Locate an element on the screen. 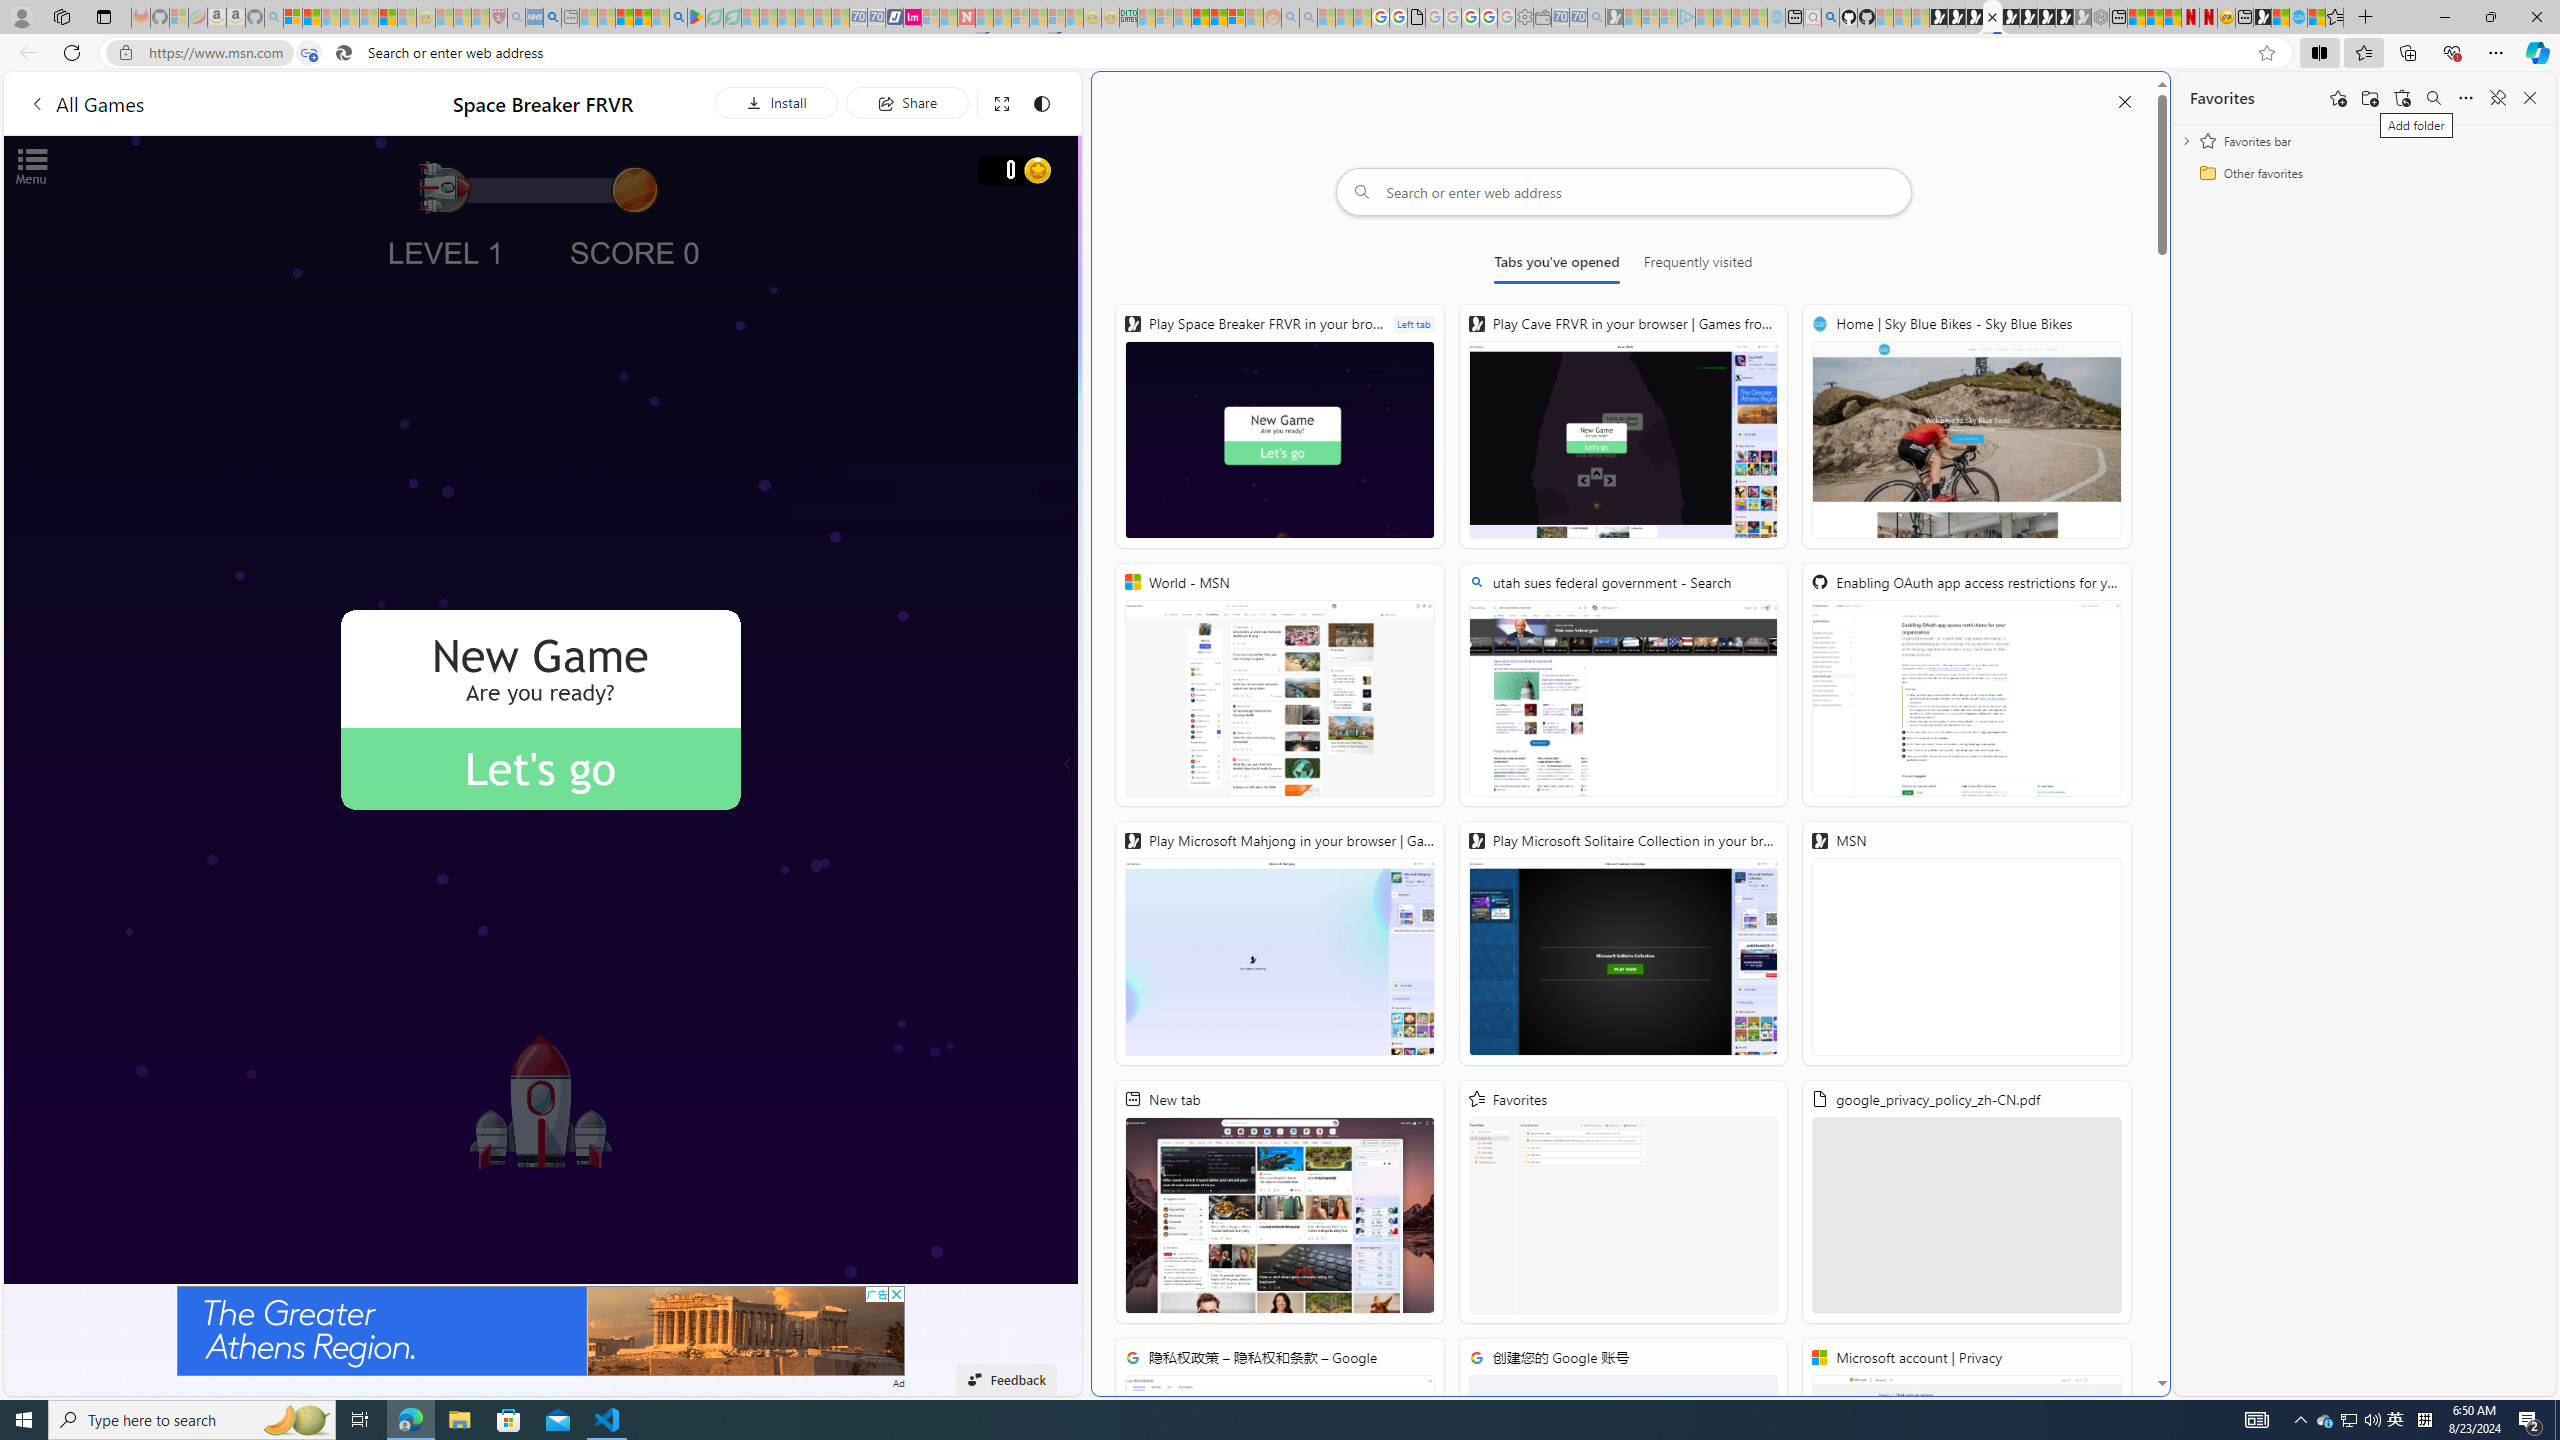  'AutomationID: gameCanvas' is located at coordinates (541, 708).